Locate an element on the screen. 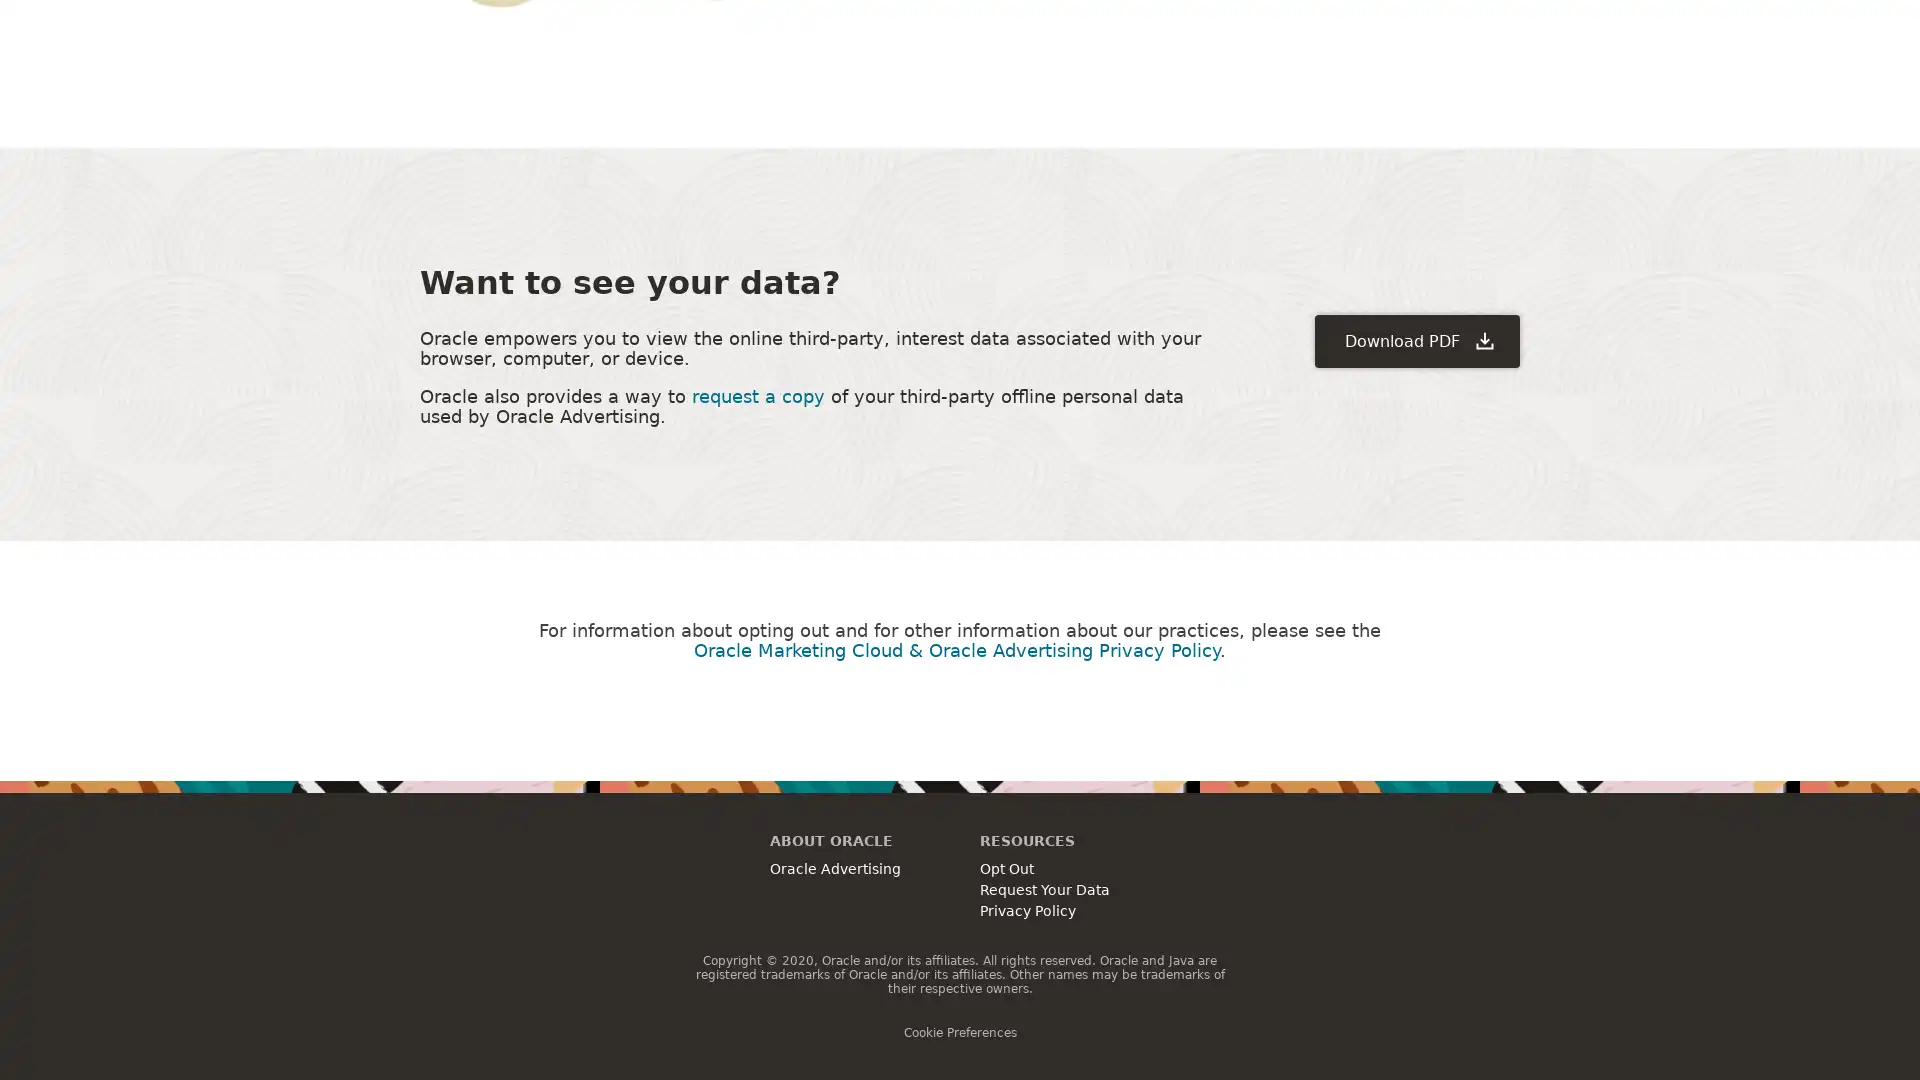 The width and height of the screenshot is (1920, 1080). Download PDF is located at coordinates (1416, 339).